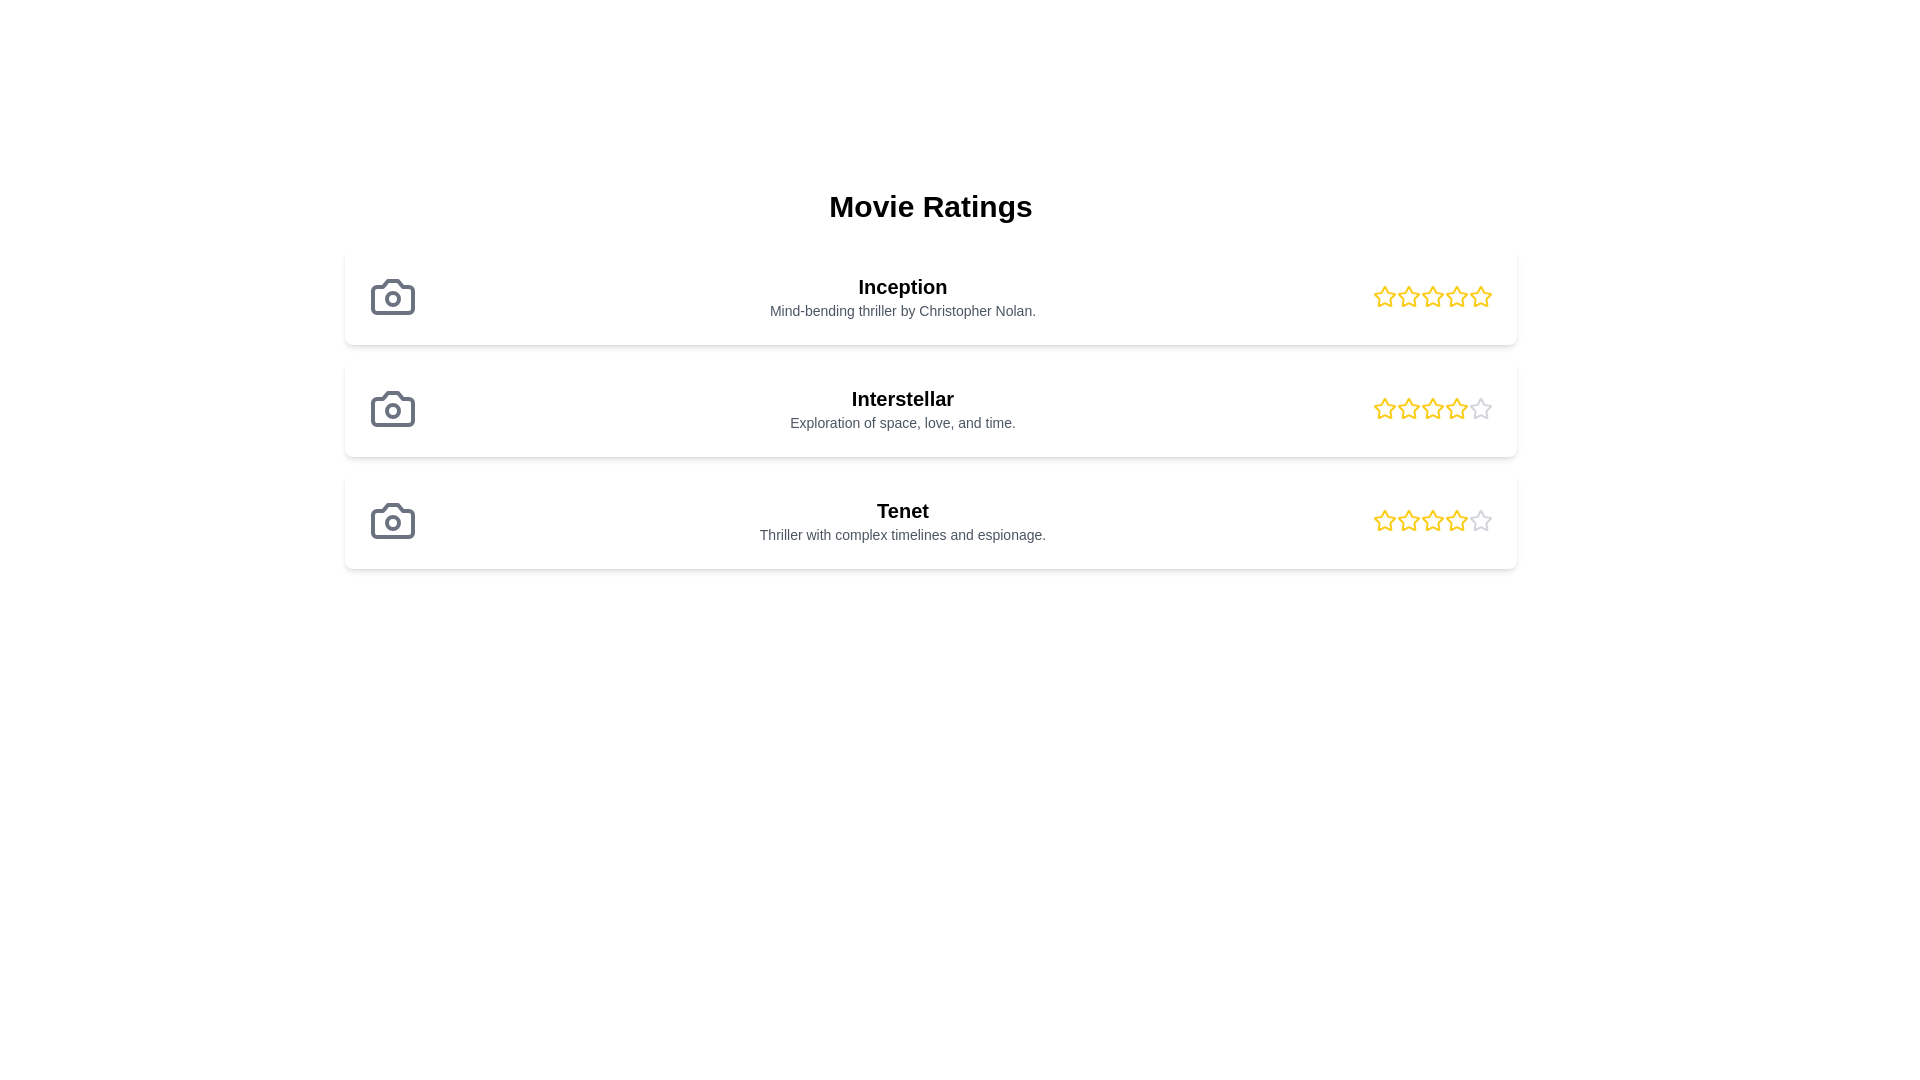  I want to click on the camera icon located in the upper rectangular section of the 'Interstellar' movie rating card, which features a minimalistic gray design, so click(393, 407).